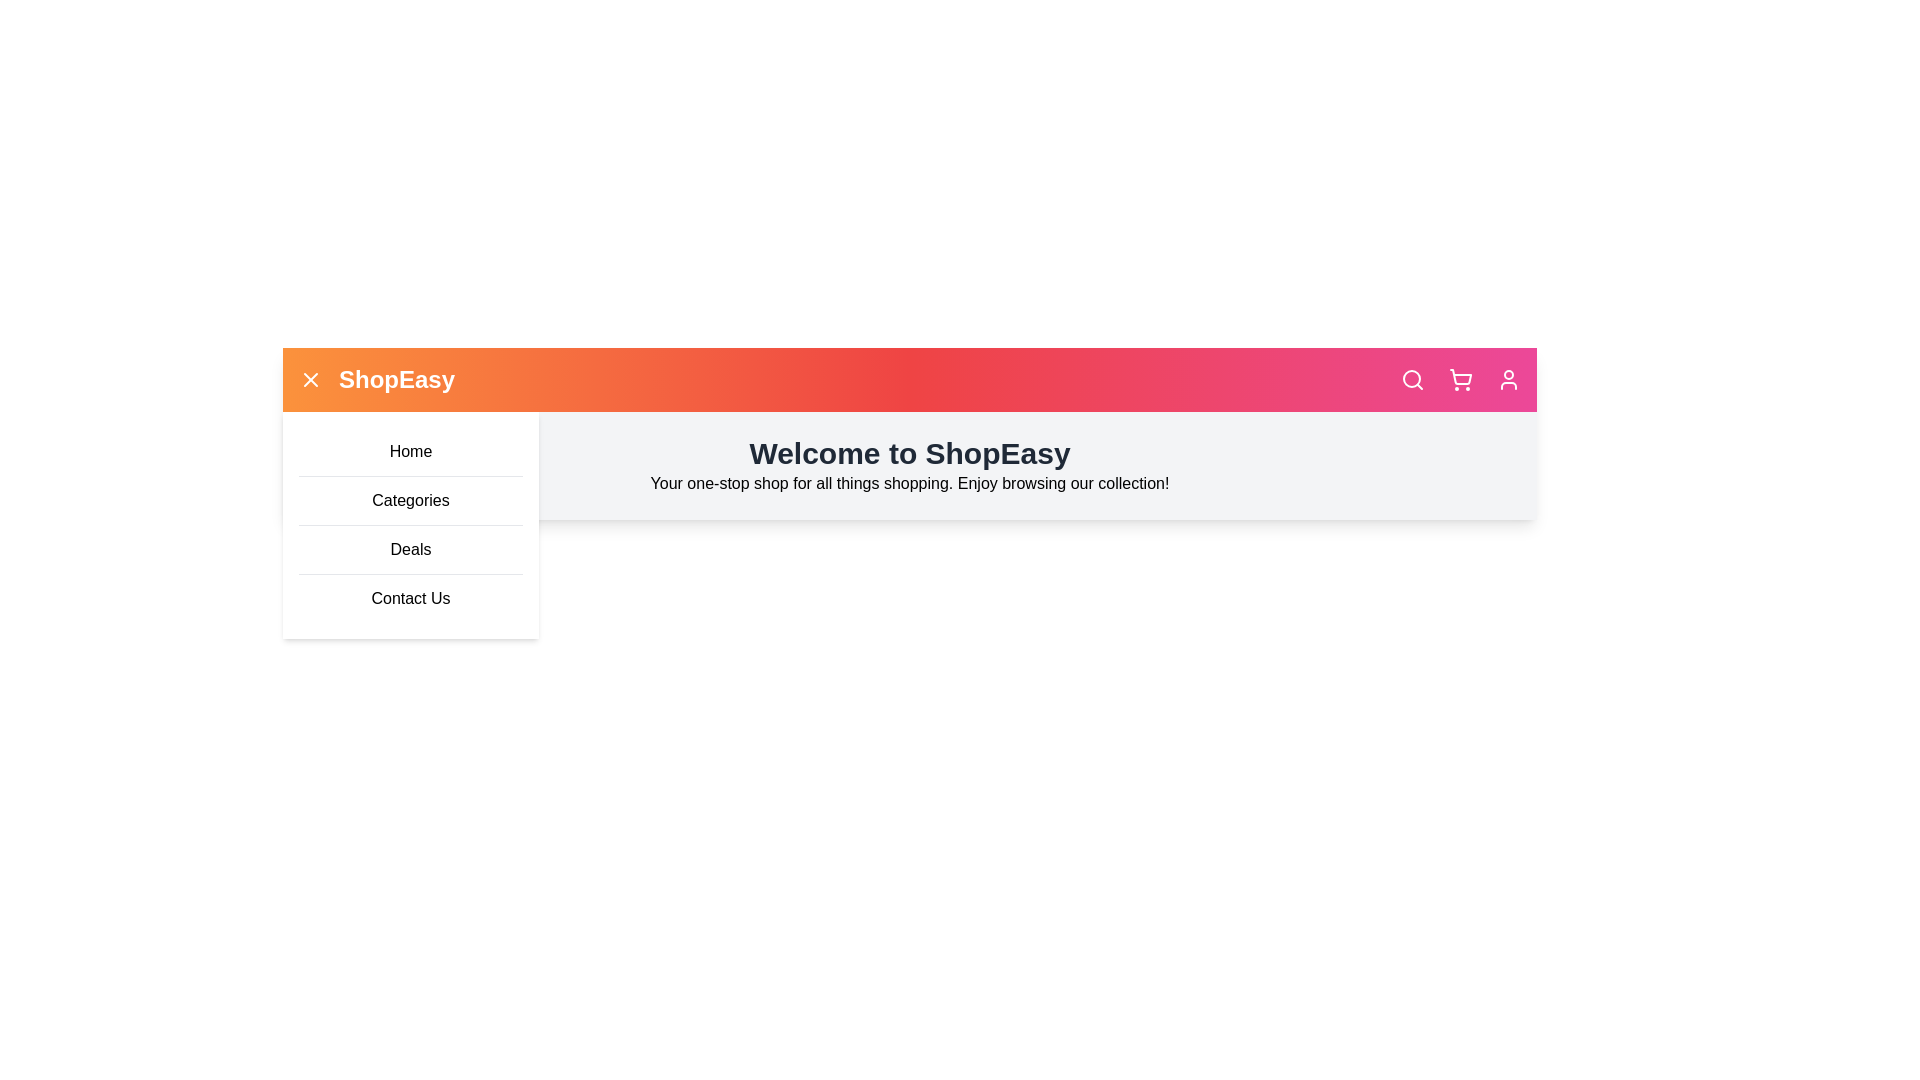  Describe the element at coordinates (1411, 380) in the screenshot. I see `the search button located on the navigation bar in the top right corner of the webpage, which is the first icon from the left among three icons` at that location.